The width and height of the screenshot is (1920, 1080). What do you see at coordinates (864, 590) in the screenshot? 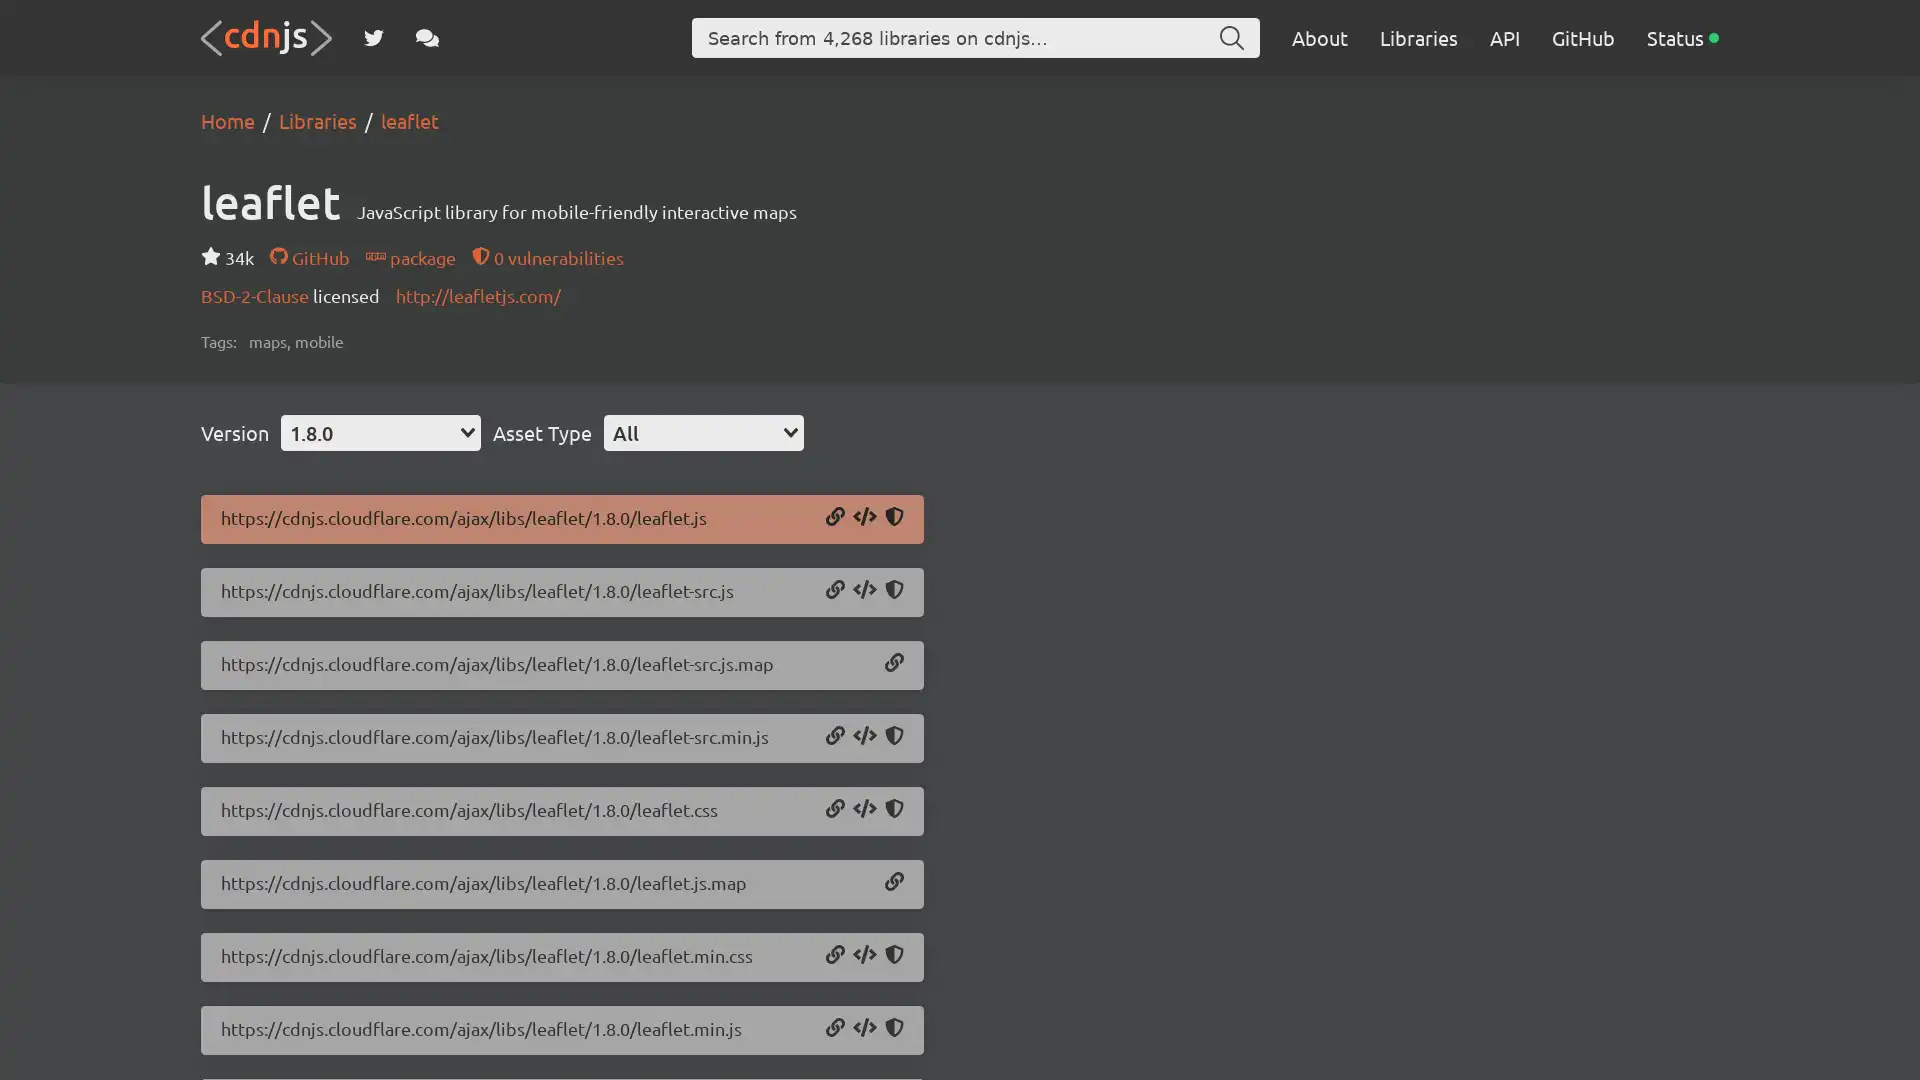
I see `Copy Script Tag` at bounding box center [864, 590].